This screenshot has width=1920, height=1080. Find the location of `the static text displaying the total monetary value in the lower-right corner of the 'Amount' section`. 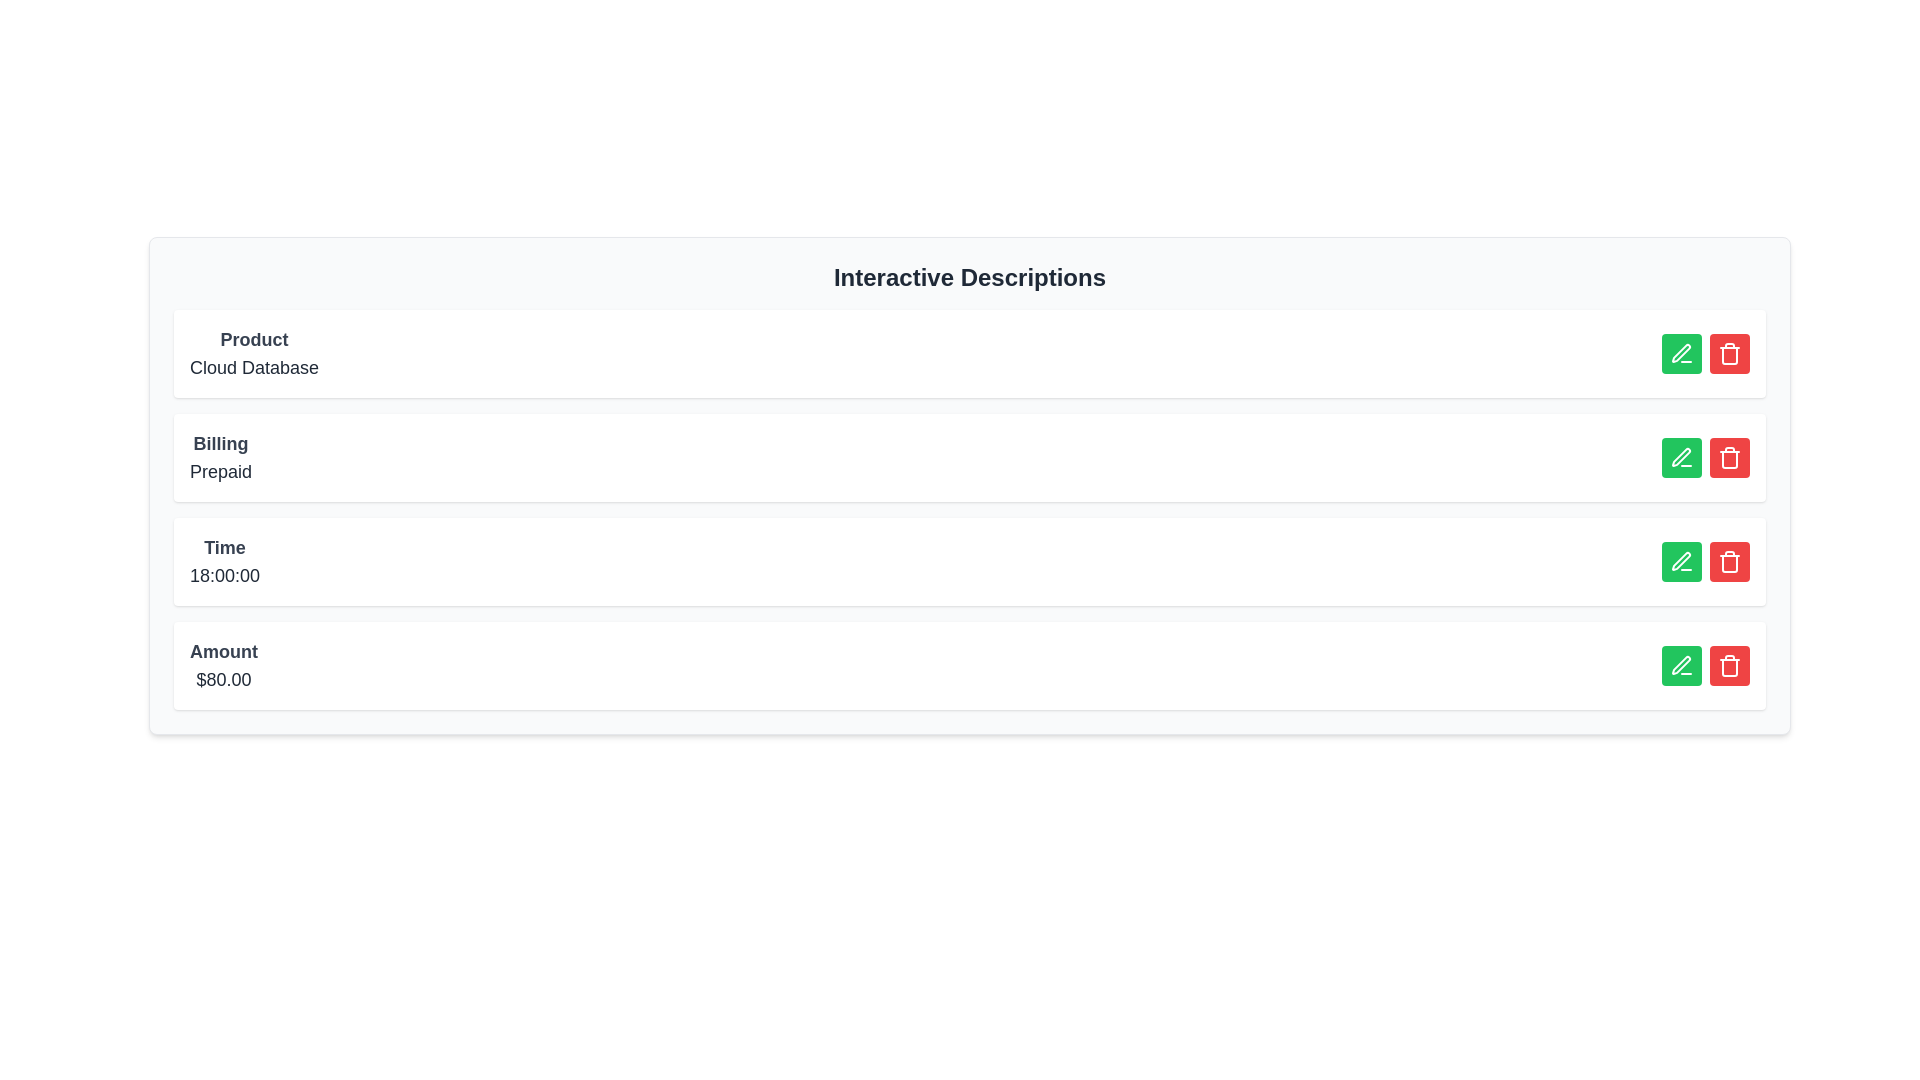

the static text displaying the total monetary value in the lower-right corner of the 'Amount' section is located at coordinates (224, 678).